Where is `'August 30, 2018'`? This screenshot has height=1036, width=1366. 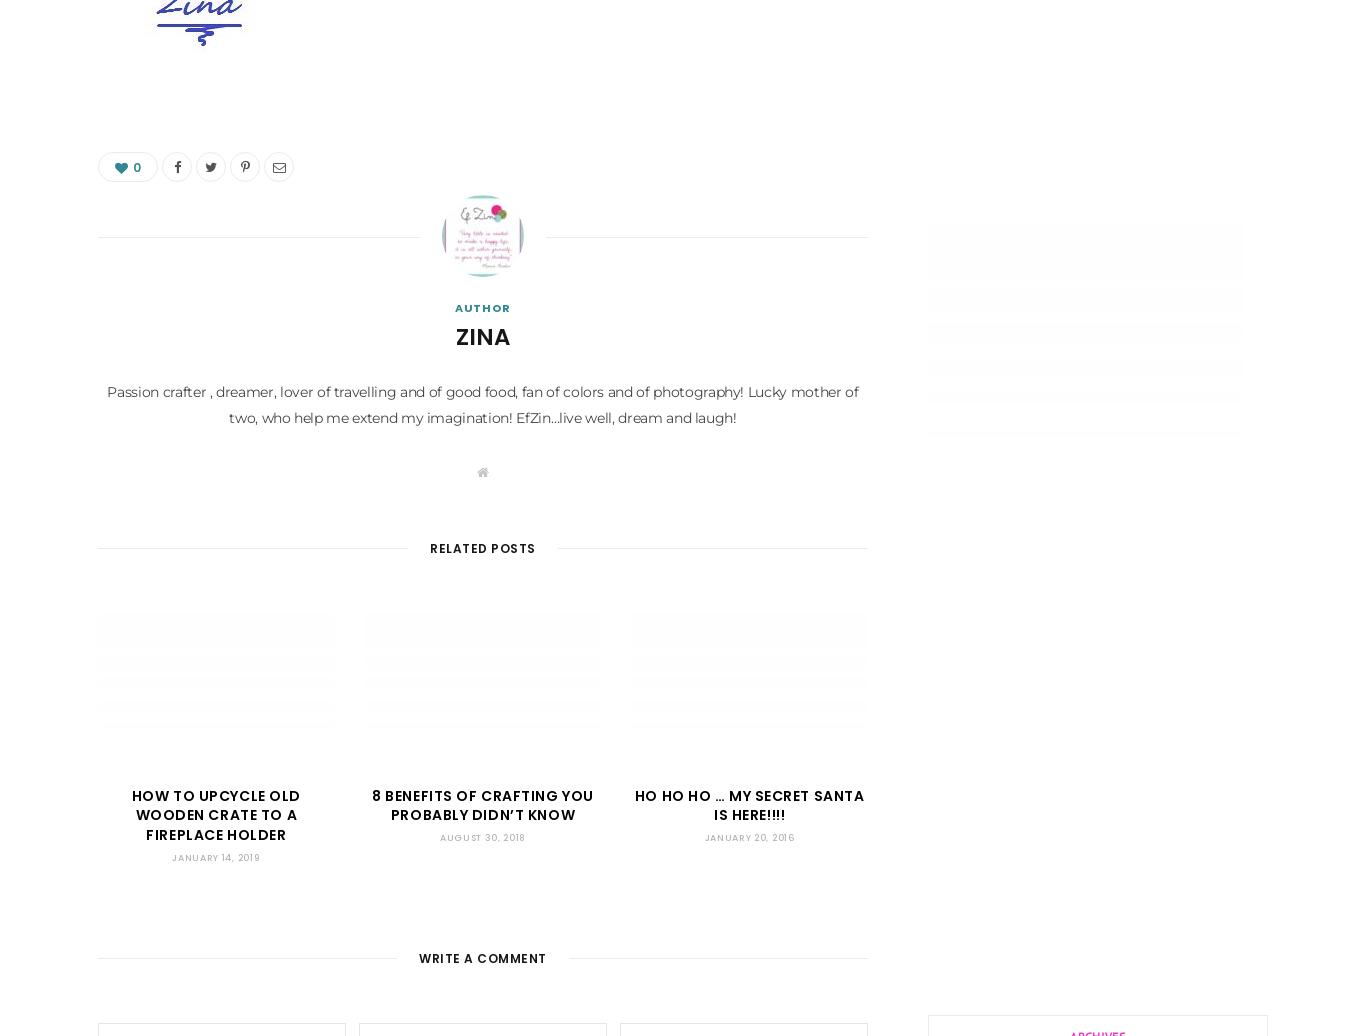
'August 30, 2018' is located at coordinates (482, 838).